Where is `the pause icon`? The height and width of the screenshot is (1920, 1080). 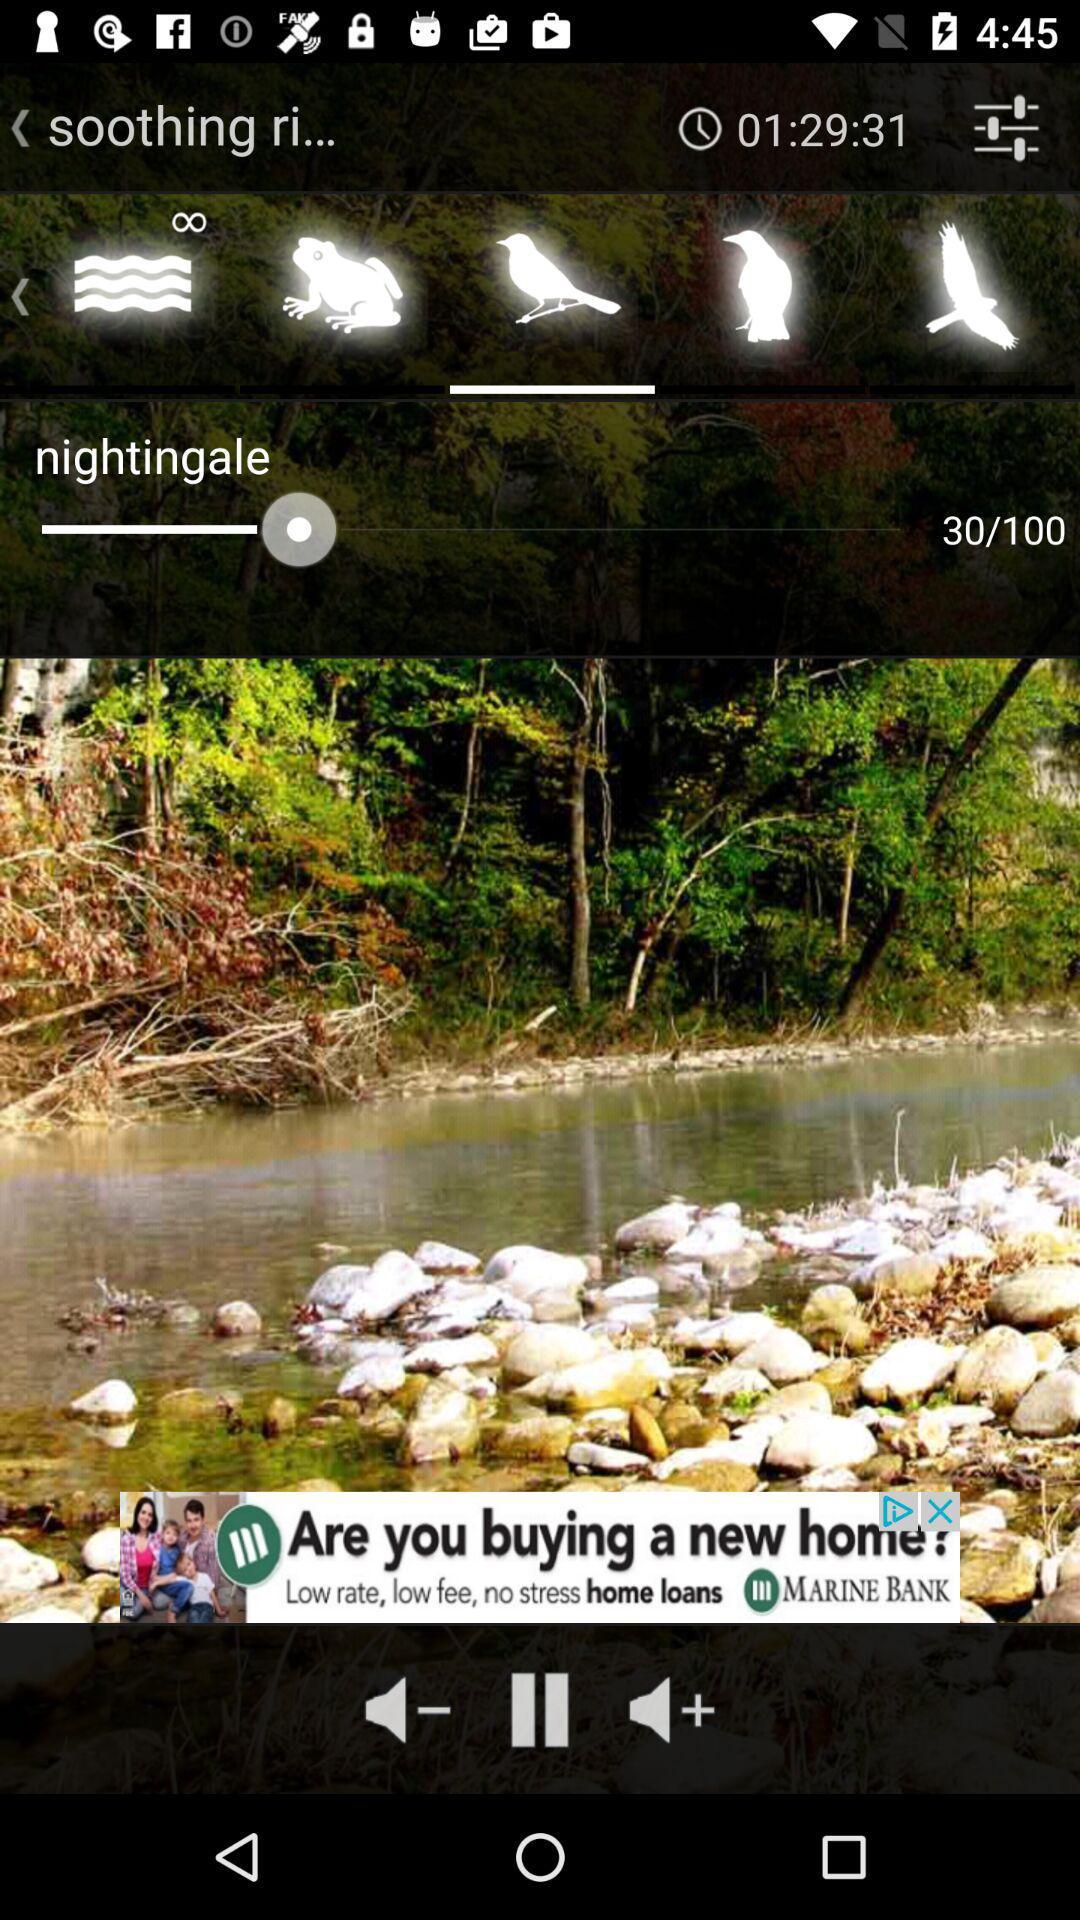 the pause icon is located at coordinates (540, 1708).